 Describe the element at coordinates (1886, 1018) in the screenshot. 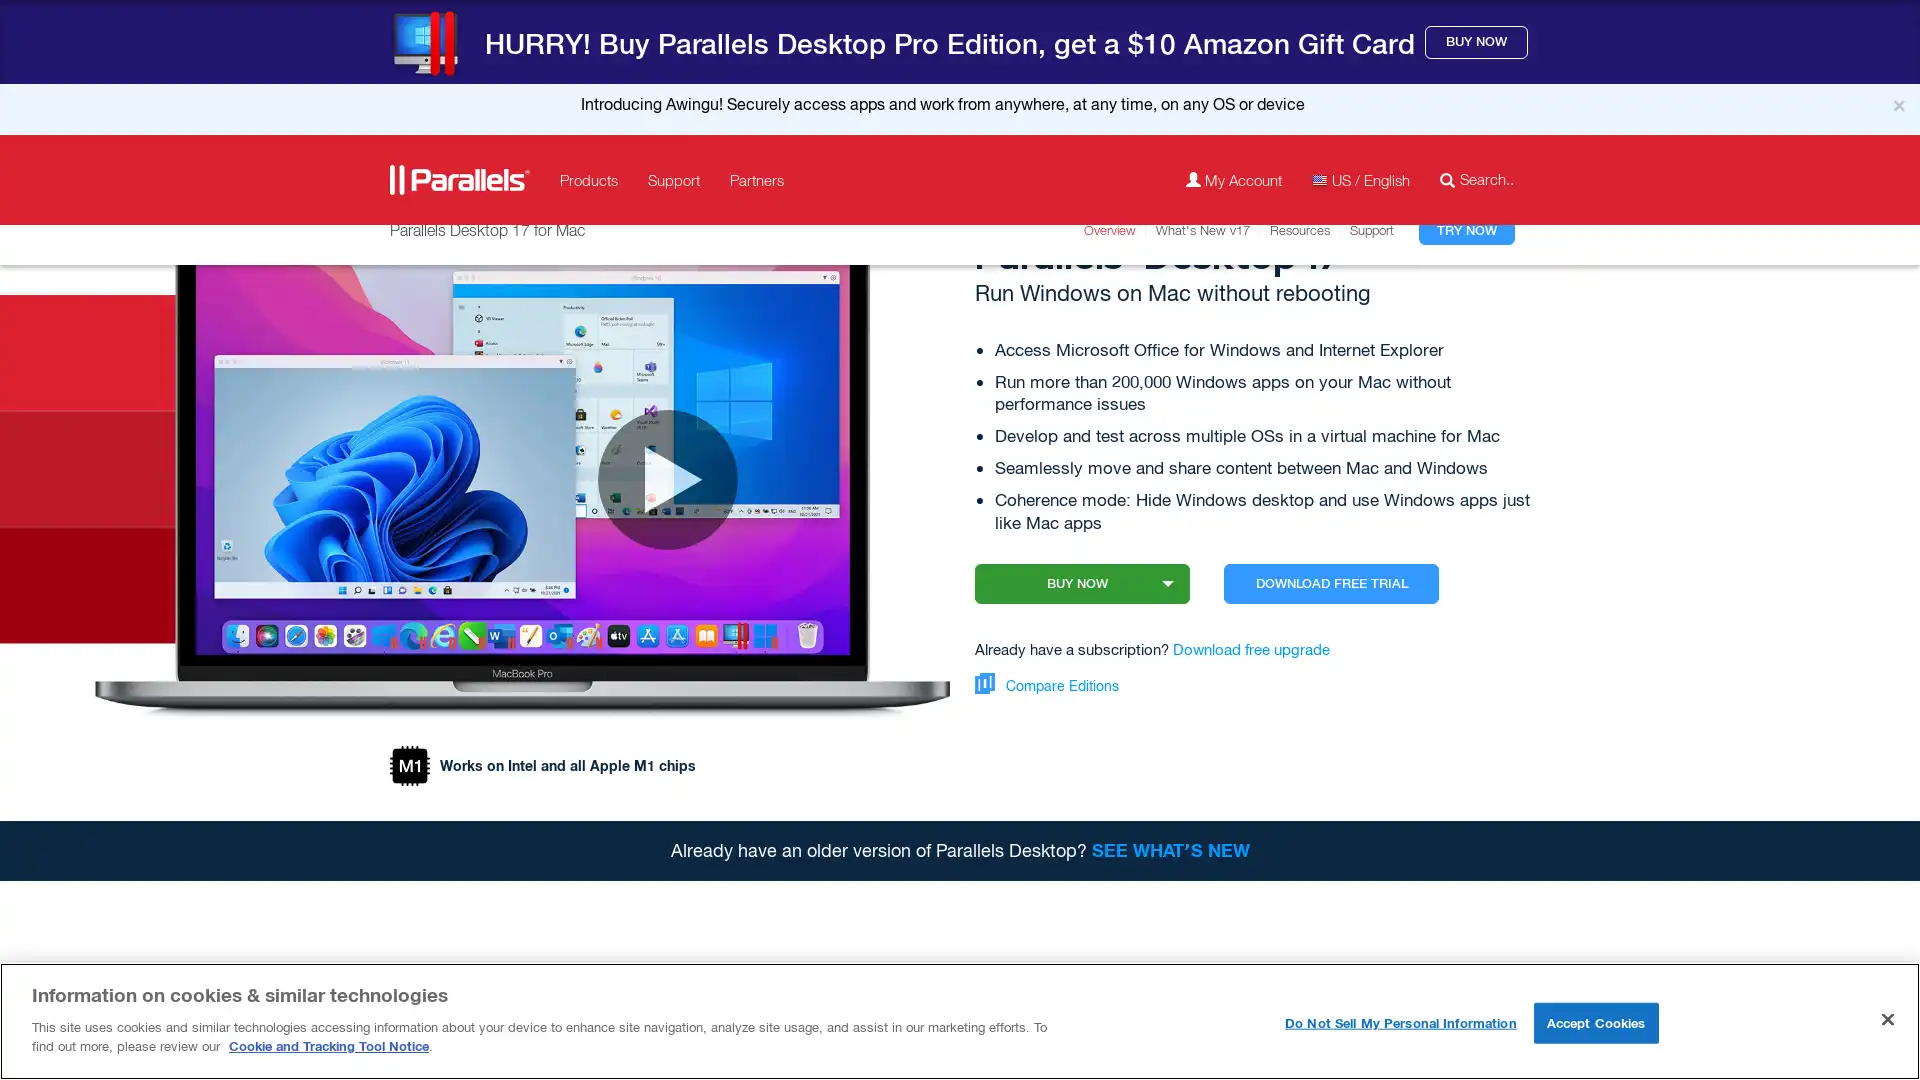

I see `Close` at that location.